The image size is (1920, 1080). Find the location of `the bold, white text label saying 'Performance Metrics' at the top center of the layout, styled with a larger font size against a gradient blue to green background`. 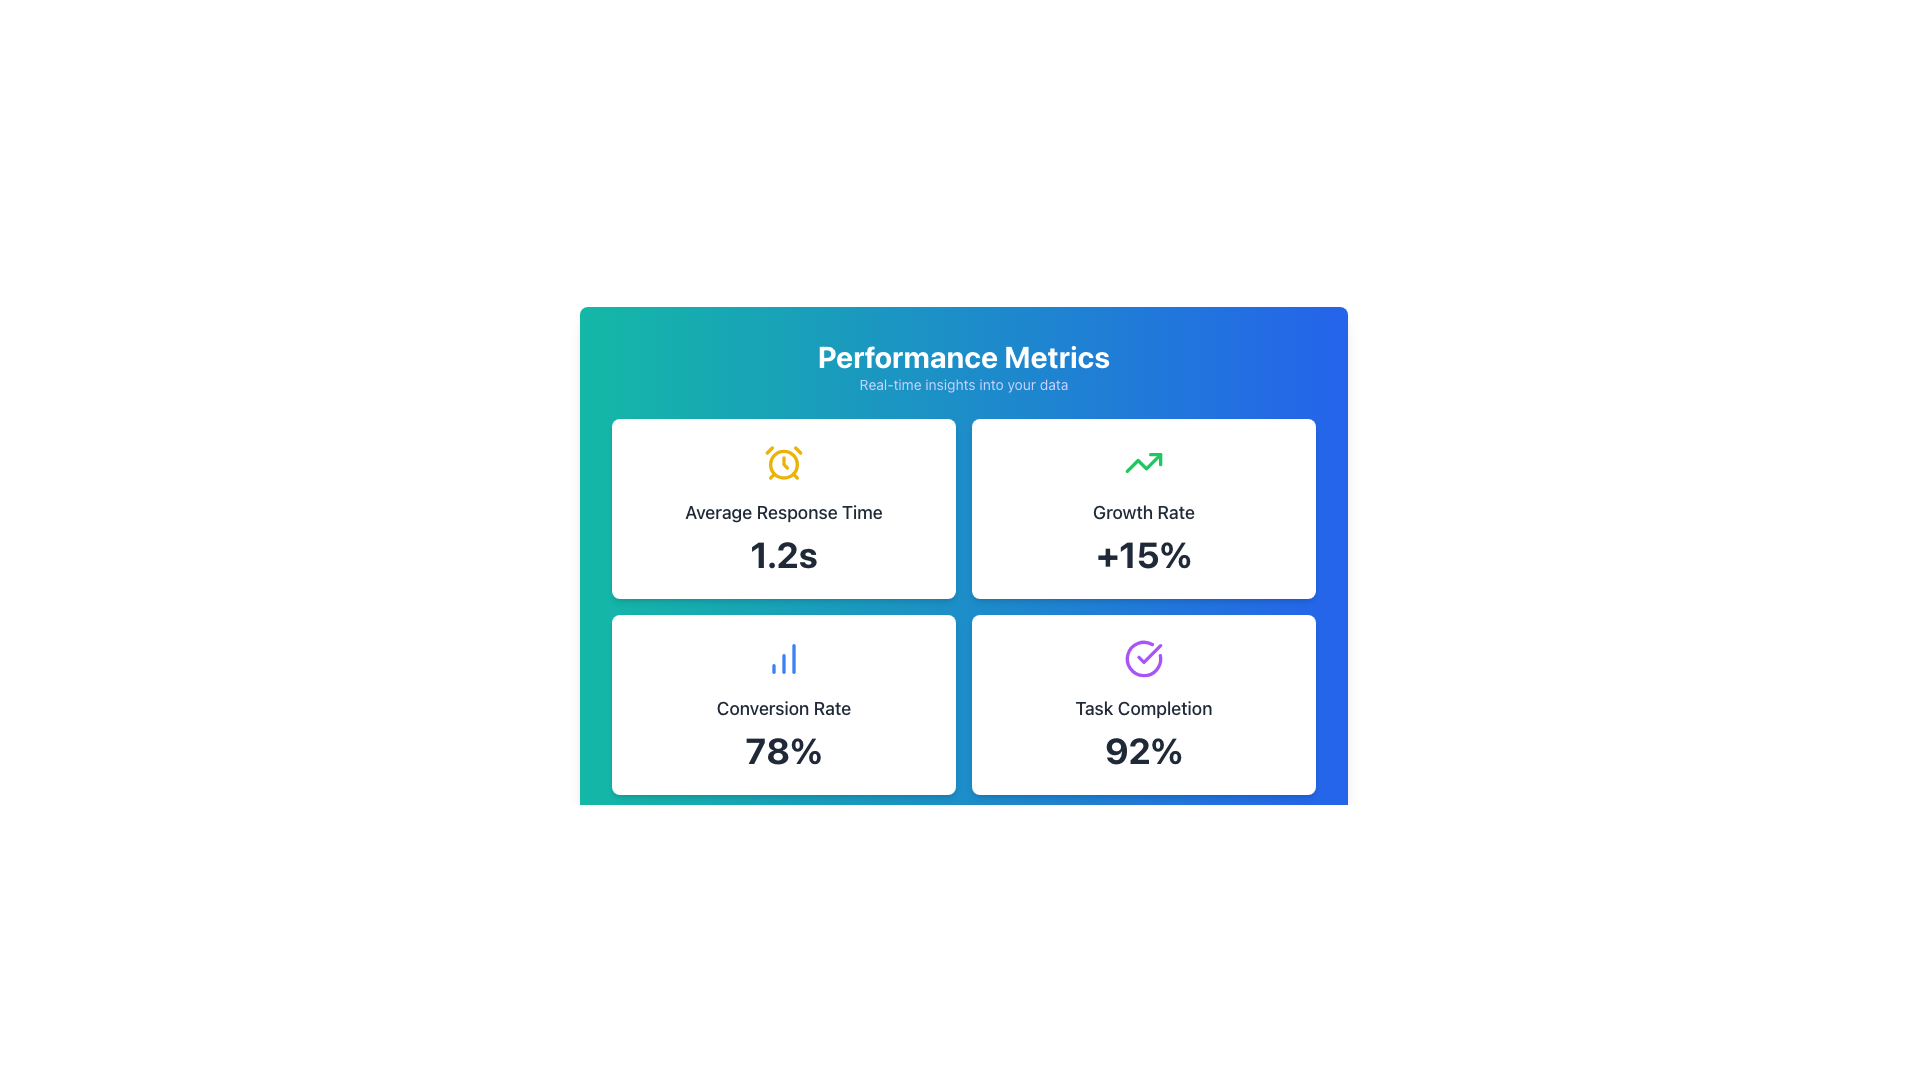

the bold, white text label saying 'Performance Metrics' at the top center of the layout, styled with a larger font size against a gradient blue to green background is located at coordinates (964, 356).